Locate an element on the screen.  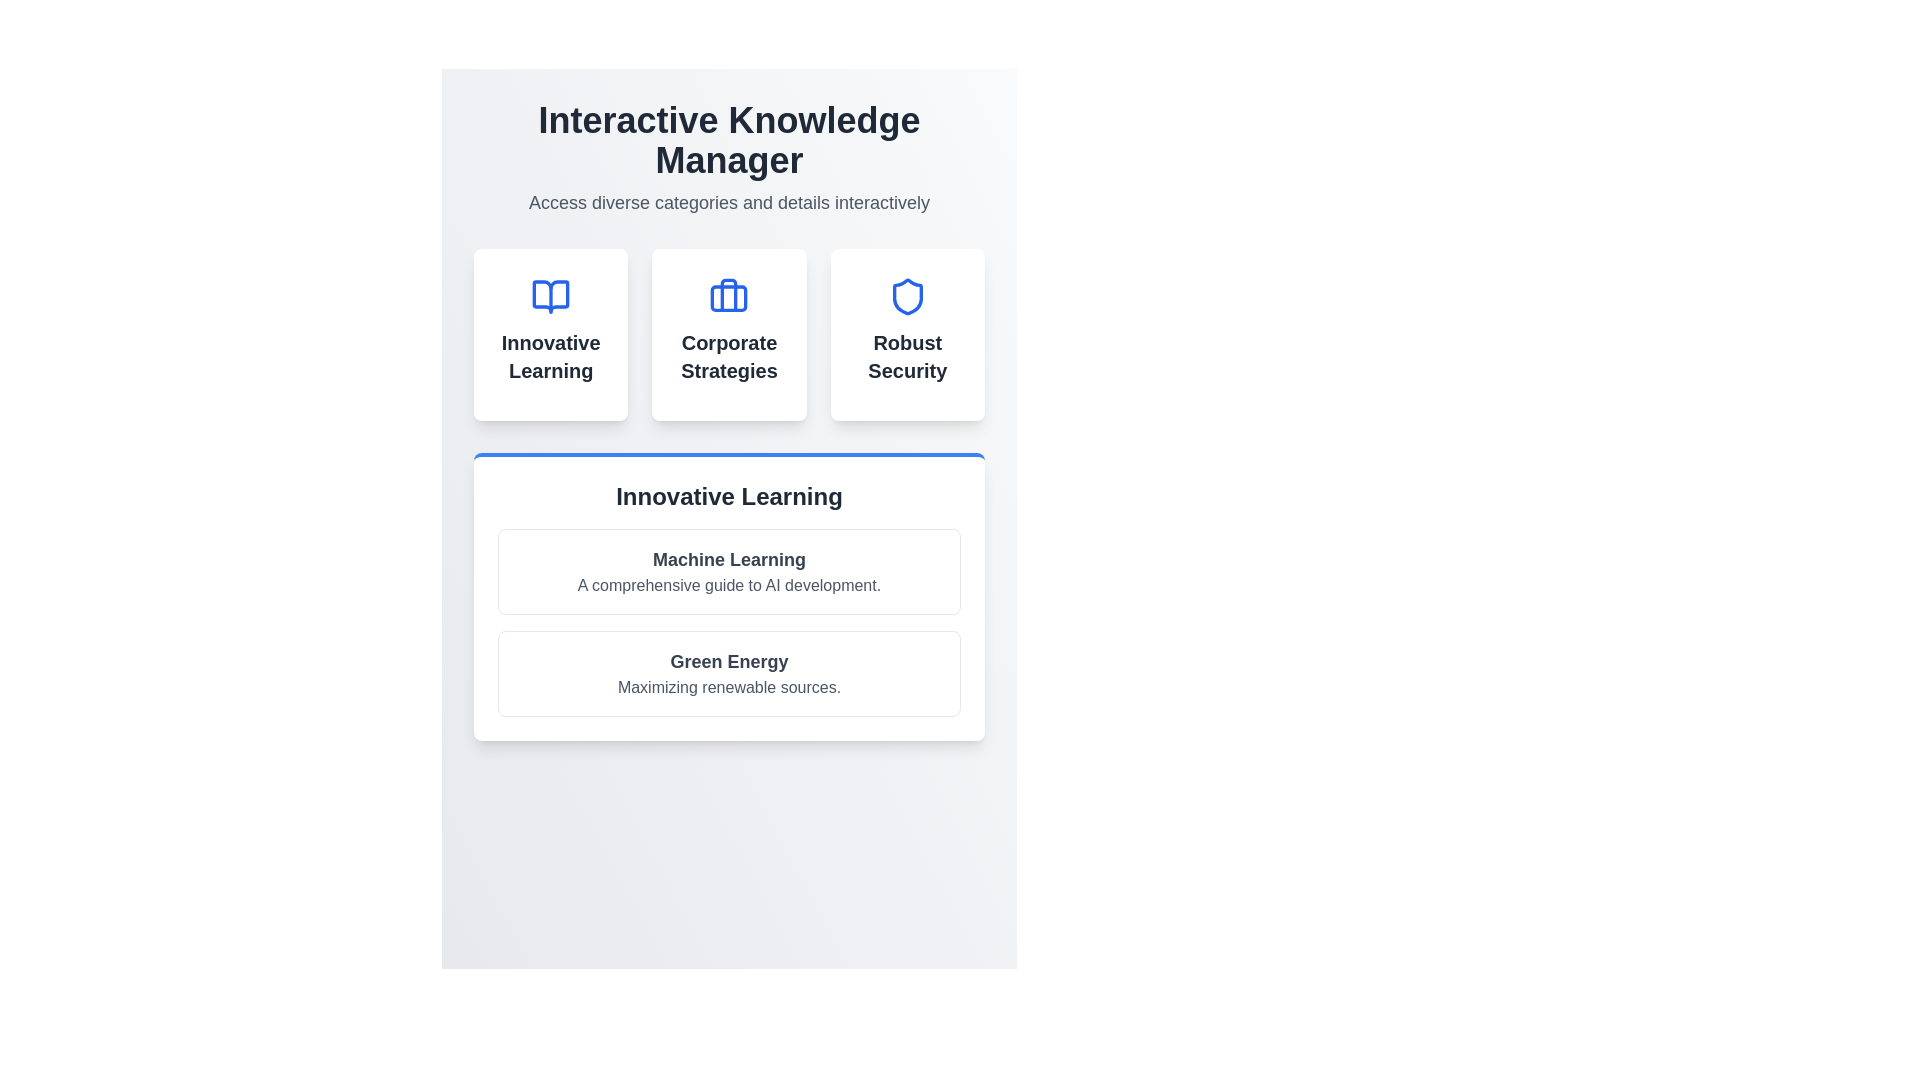
the descriptive subtitle located immediately below the heading 'Machine Learning' within the bordered and rounded rectangular card is located at coordinates (728, 585).